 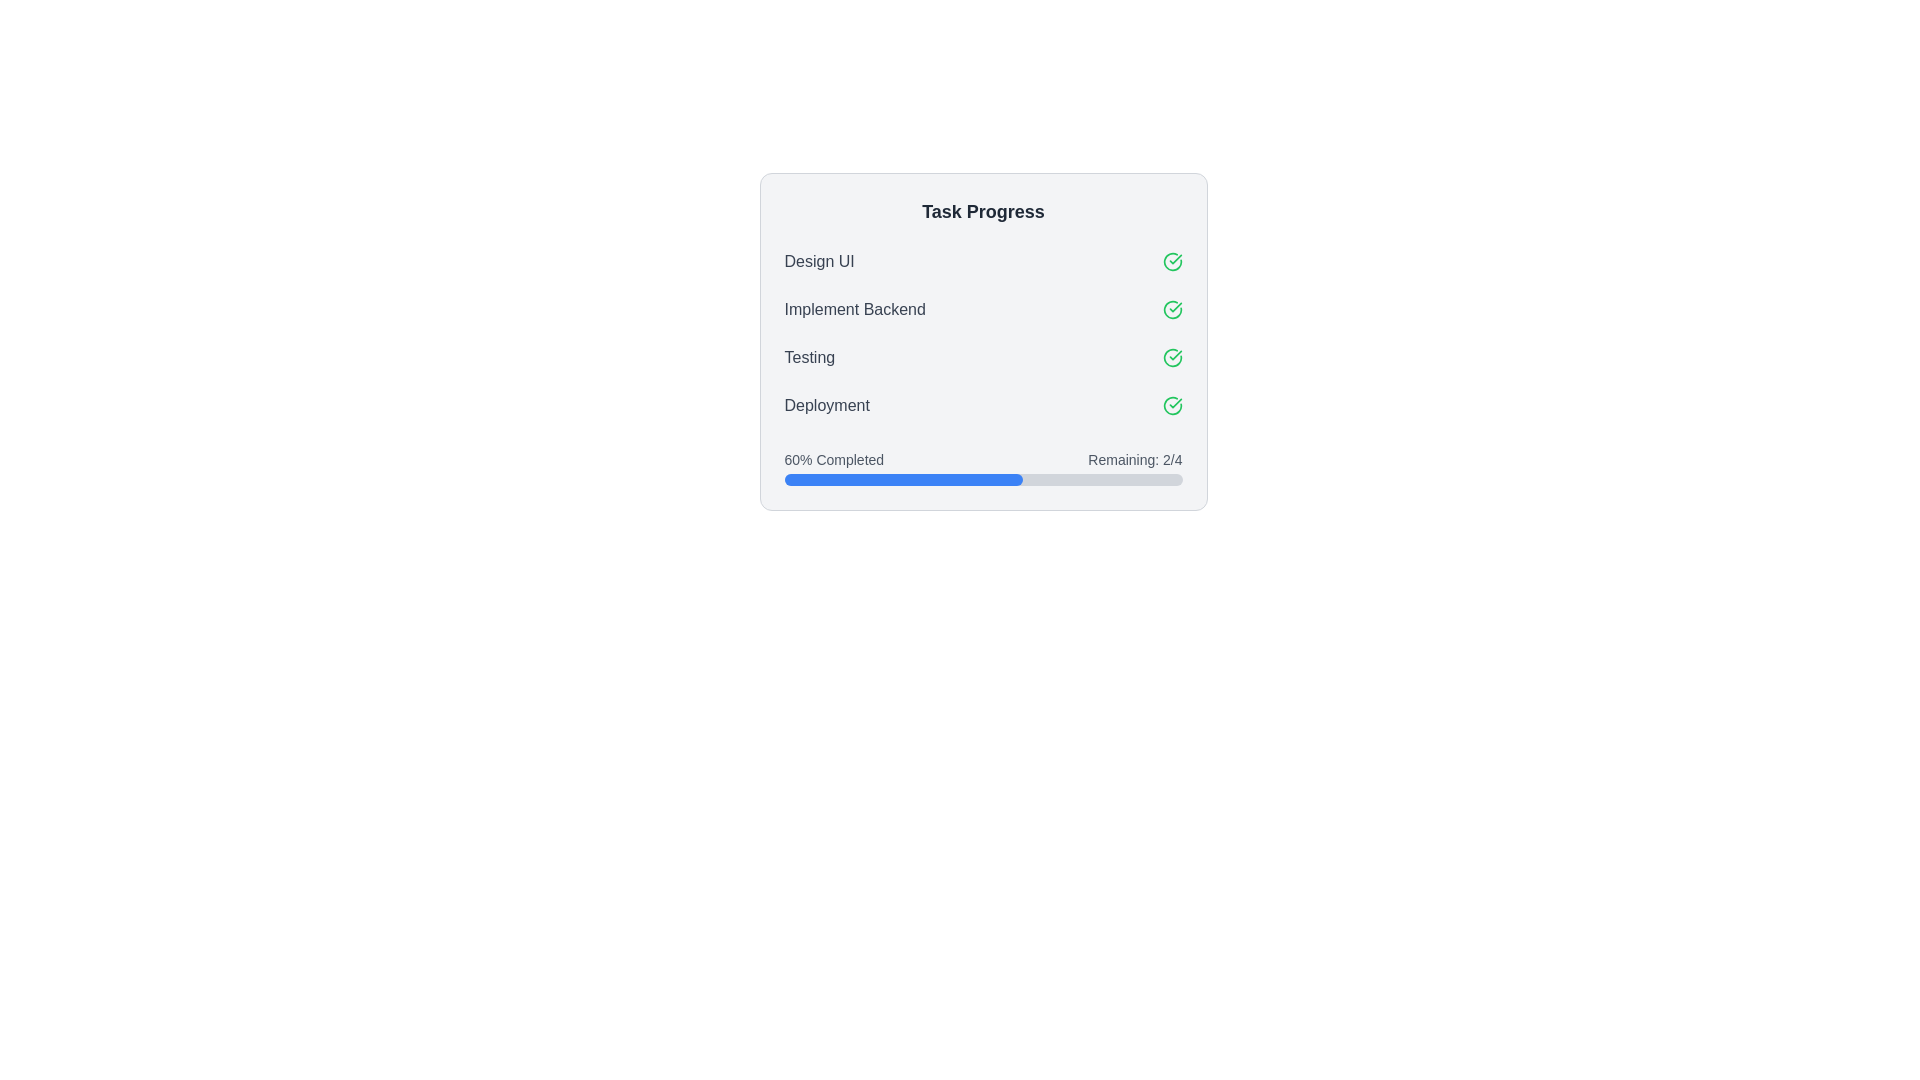 I want to click on the completion icon located to the right of the 'Design UI' text, which indicates the task's completion in the task progress panel, so click(x=1172, y=261).